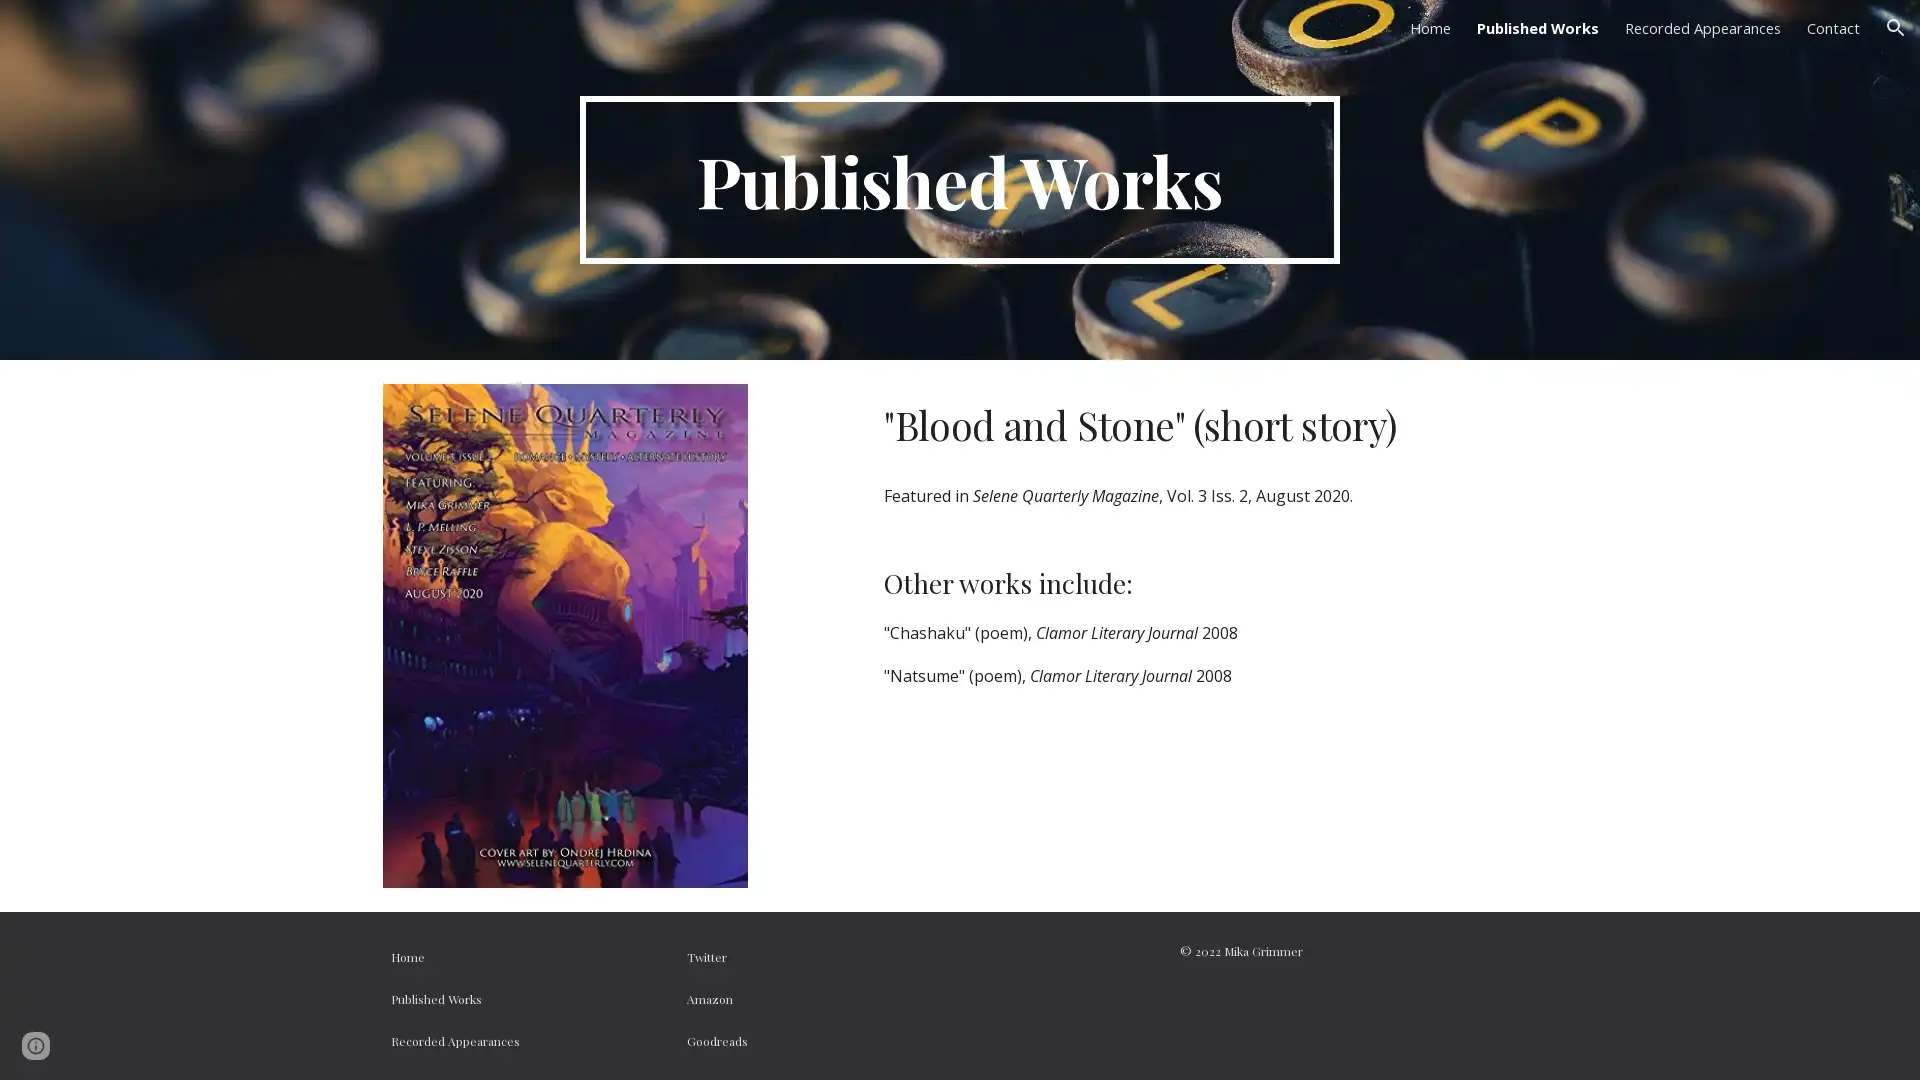 This screenshot has height=1080, width=1920. Describe the element at coordinates (35, 1044) in the screenshot. I see `Site actions` at that location.